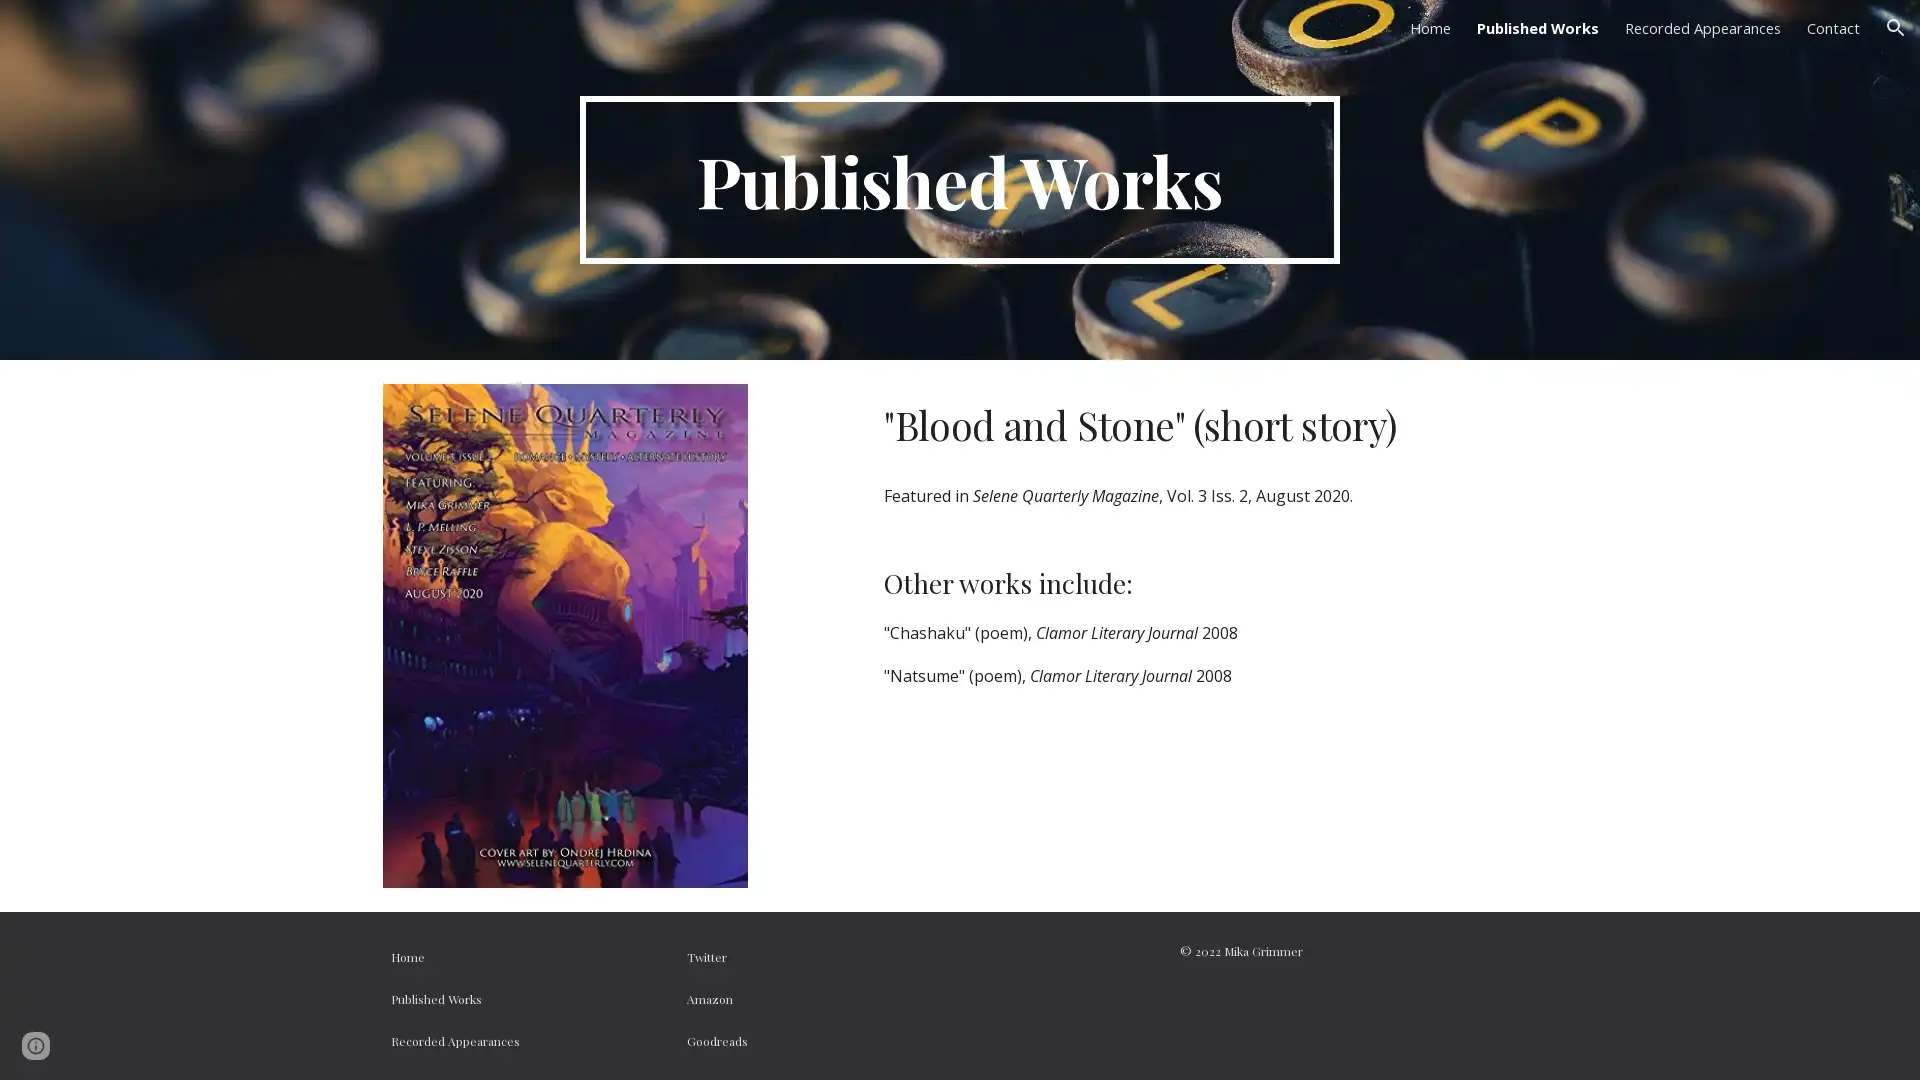 This screenshot has height=1080, width=1920. Describe the element at coordinates (35, 1044) in the screenshot. I see `Site actions` at that location.